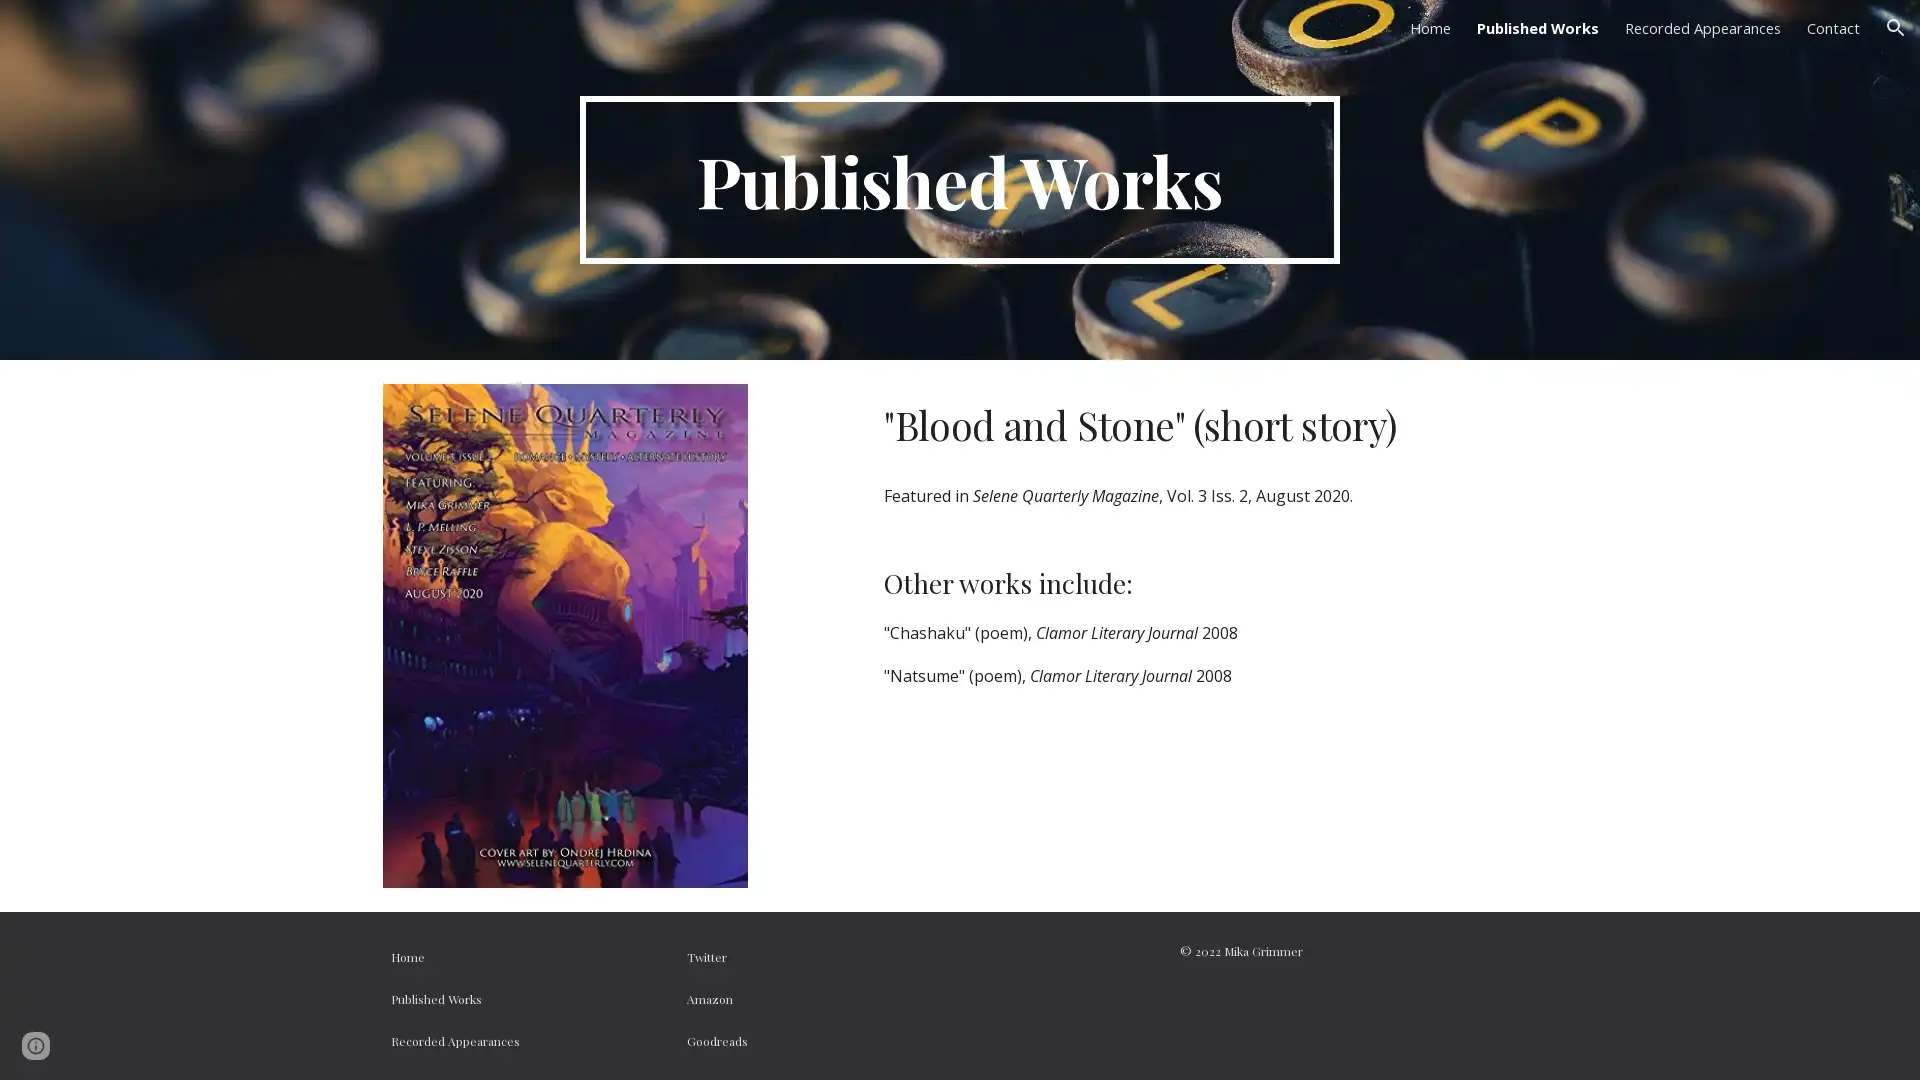 This screenshot has height=1080, width=1920. Describe the element at coordinates (35, 1044) in the screenshot. I see `Site actions` at that location.